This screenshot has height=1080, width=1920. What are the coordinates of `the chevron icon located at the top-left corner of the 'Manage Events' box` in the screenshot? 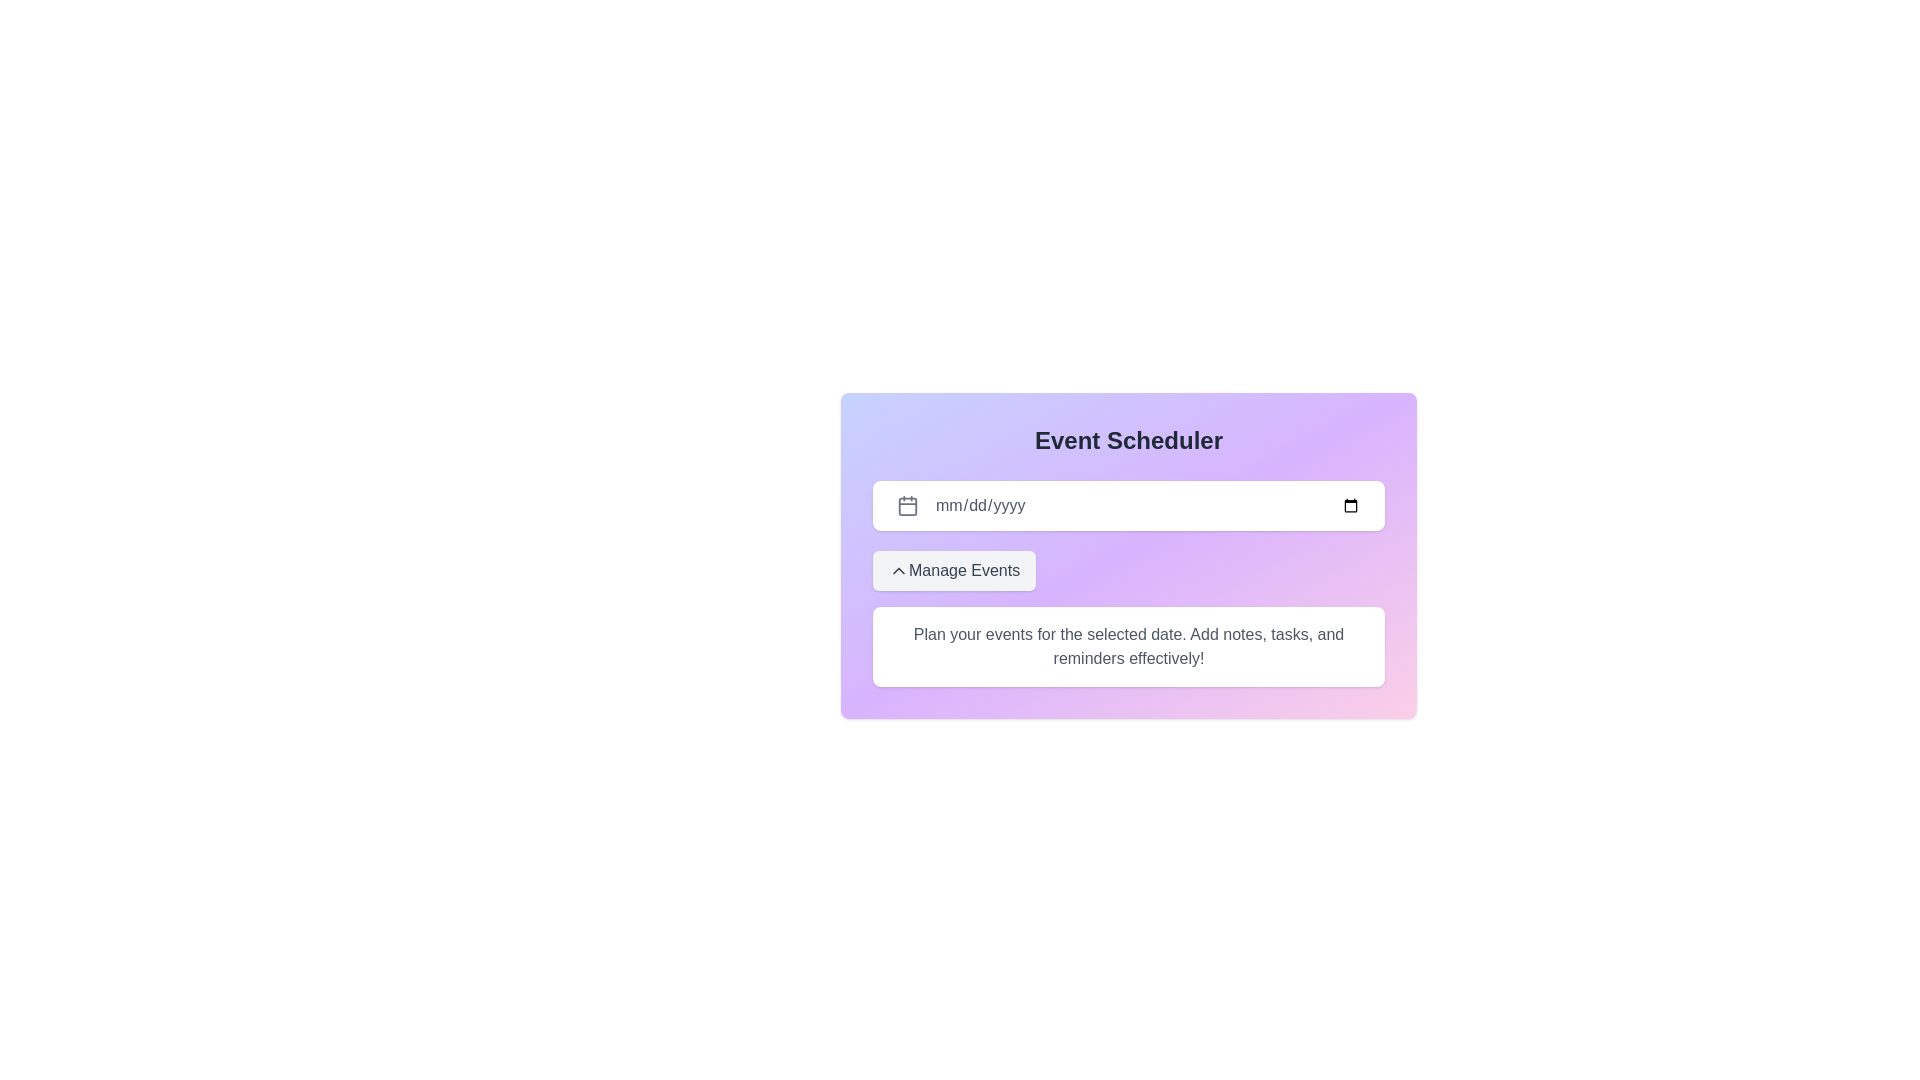 It's located at (897, 570).